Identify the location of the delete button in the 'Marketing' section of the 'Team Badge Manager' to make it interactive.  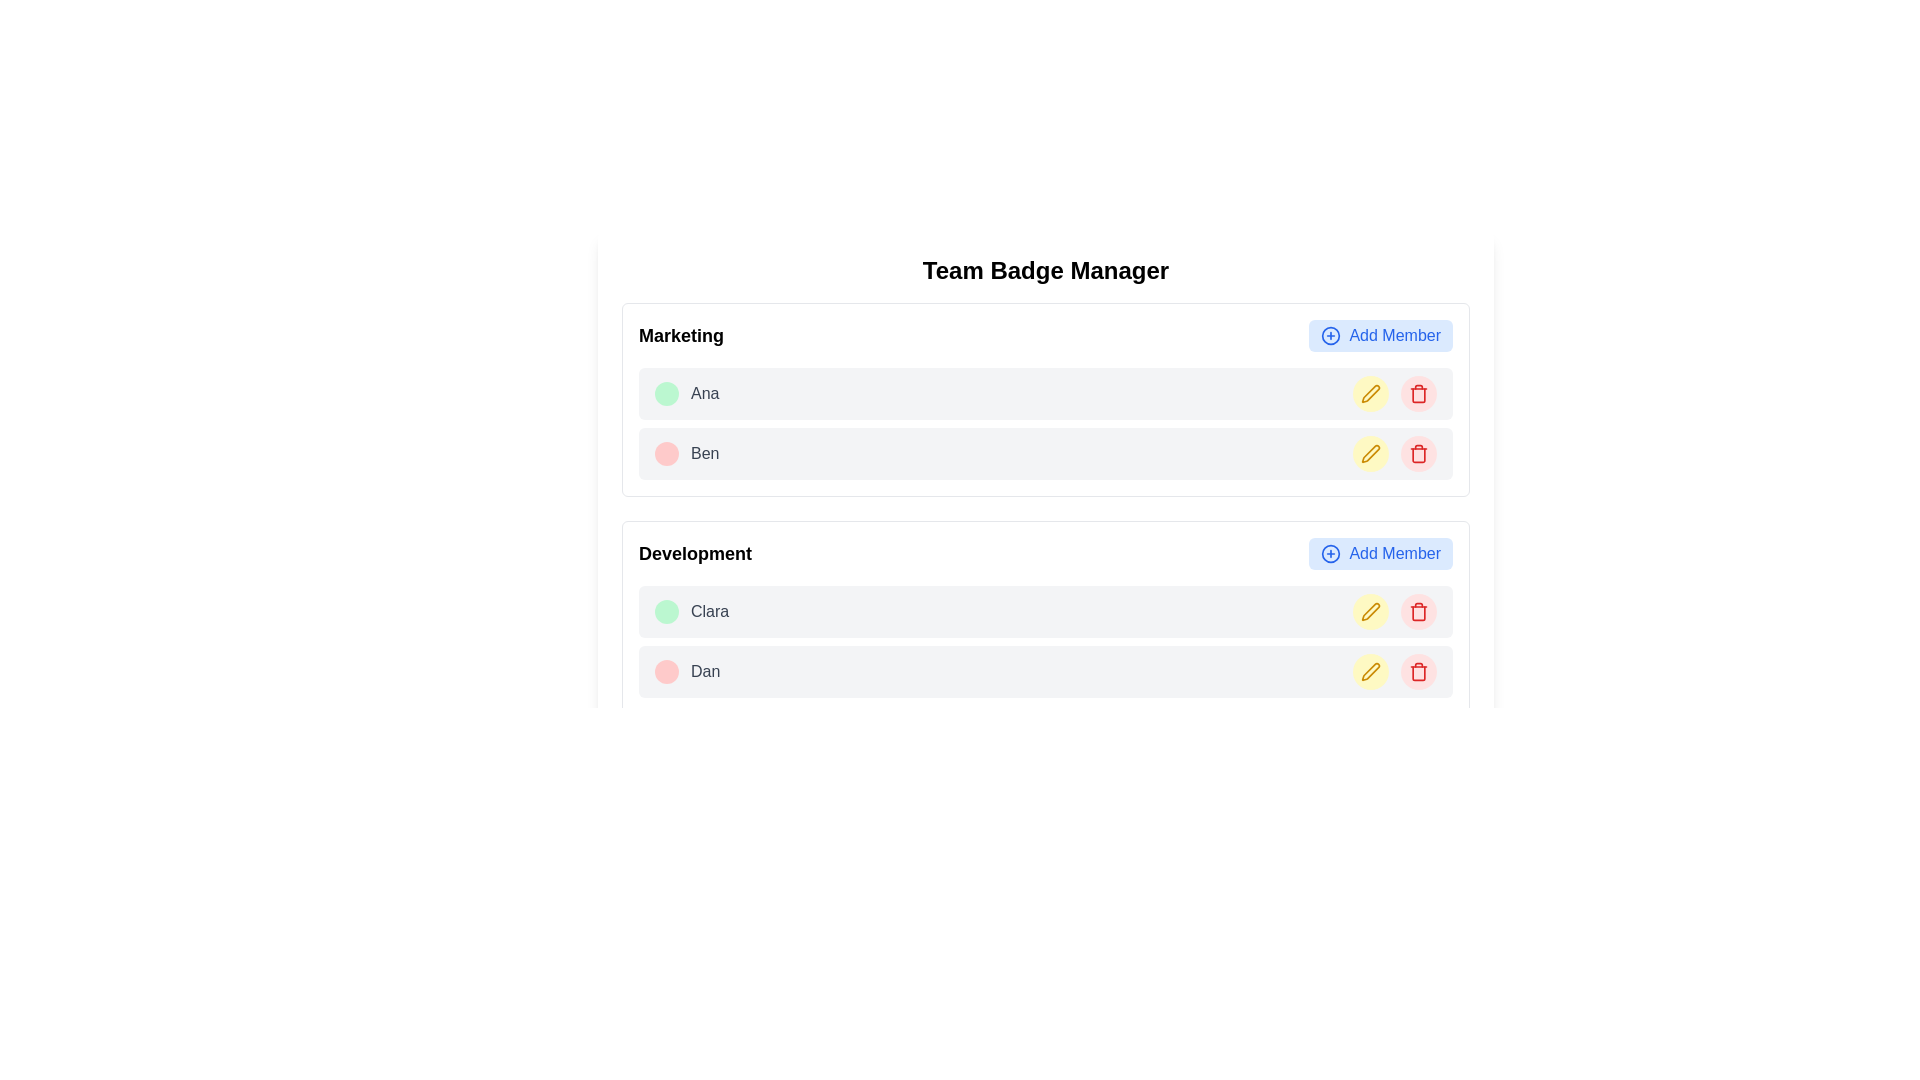
(1418, 393).